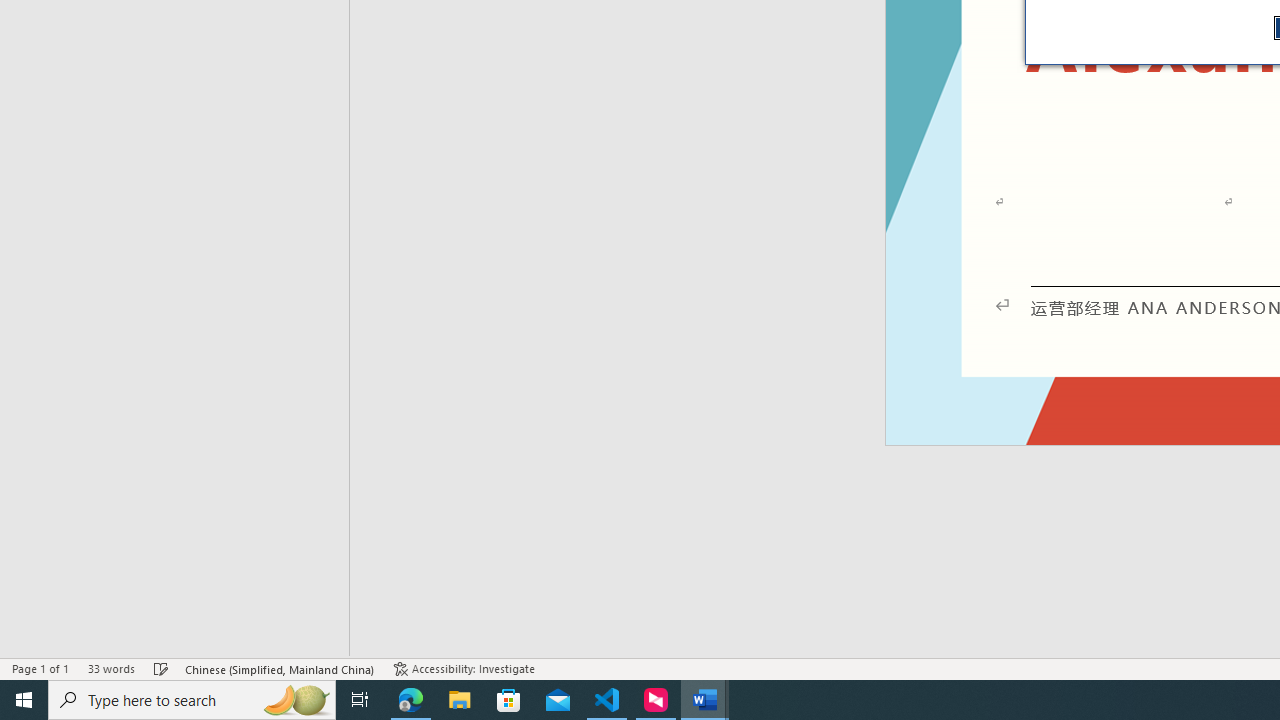 The image size is (1280, 720). Describe the element at coordinates (705, 698) in the screenshot. I see `'Word - 2 running windows'` at that location.